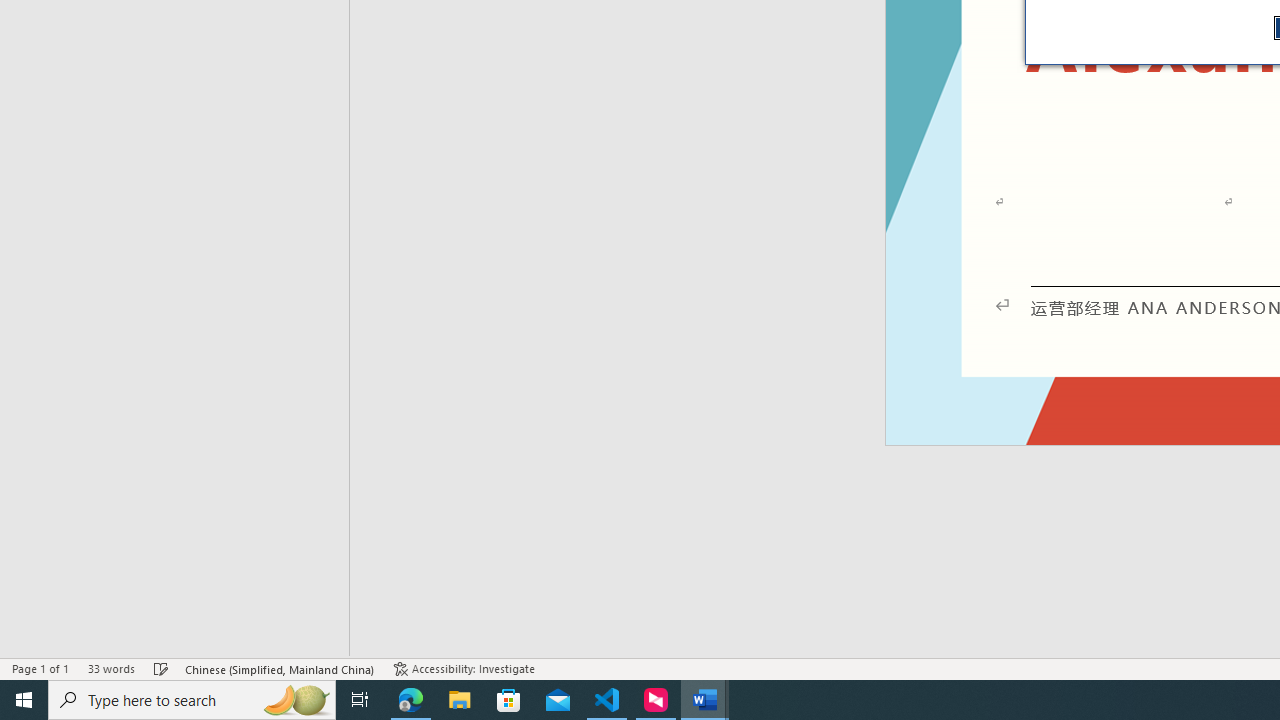 The image size is (1280, 720). Describe the element at coordinates (705, 698) in the screenshot. I see `'Word - 2 running windows'` at that location.